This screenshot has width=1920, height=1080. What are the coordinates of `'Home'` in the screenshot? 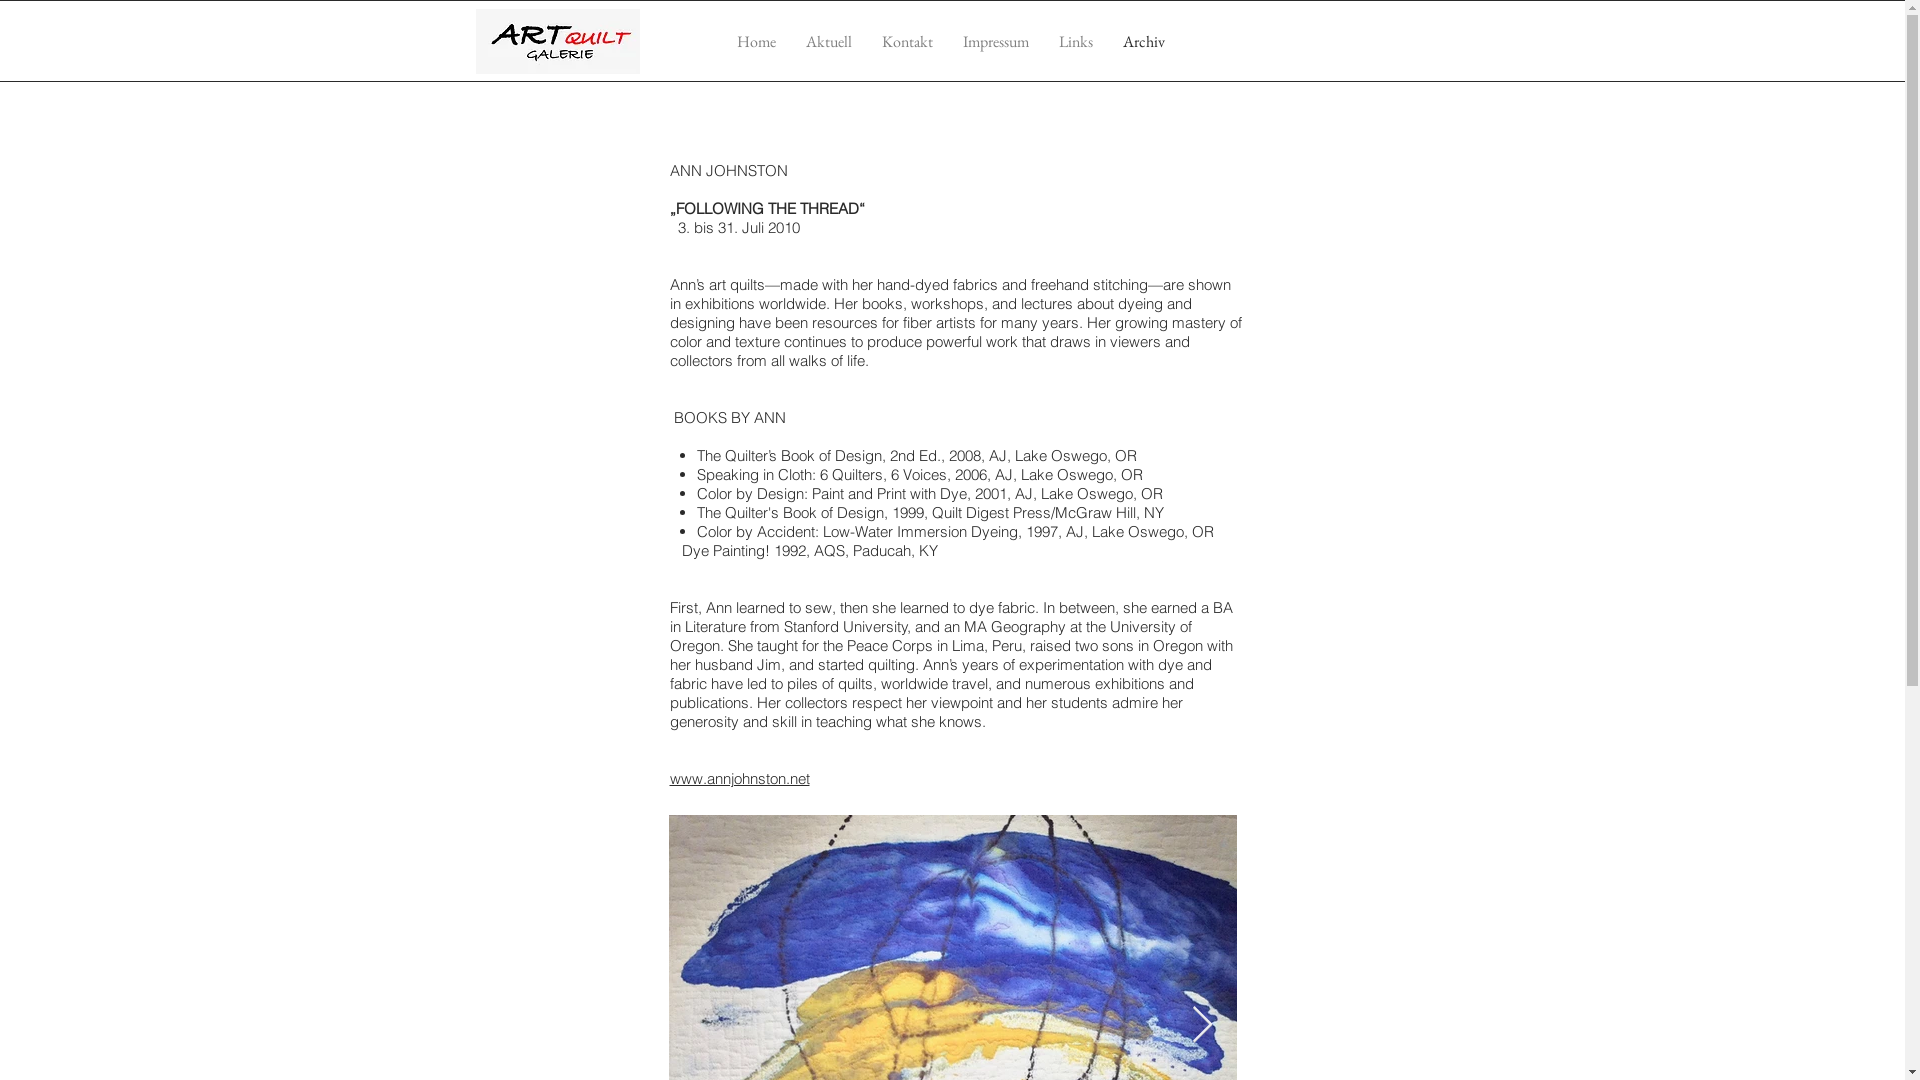 It's located at (755, 41).